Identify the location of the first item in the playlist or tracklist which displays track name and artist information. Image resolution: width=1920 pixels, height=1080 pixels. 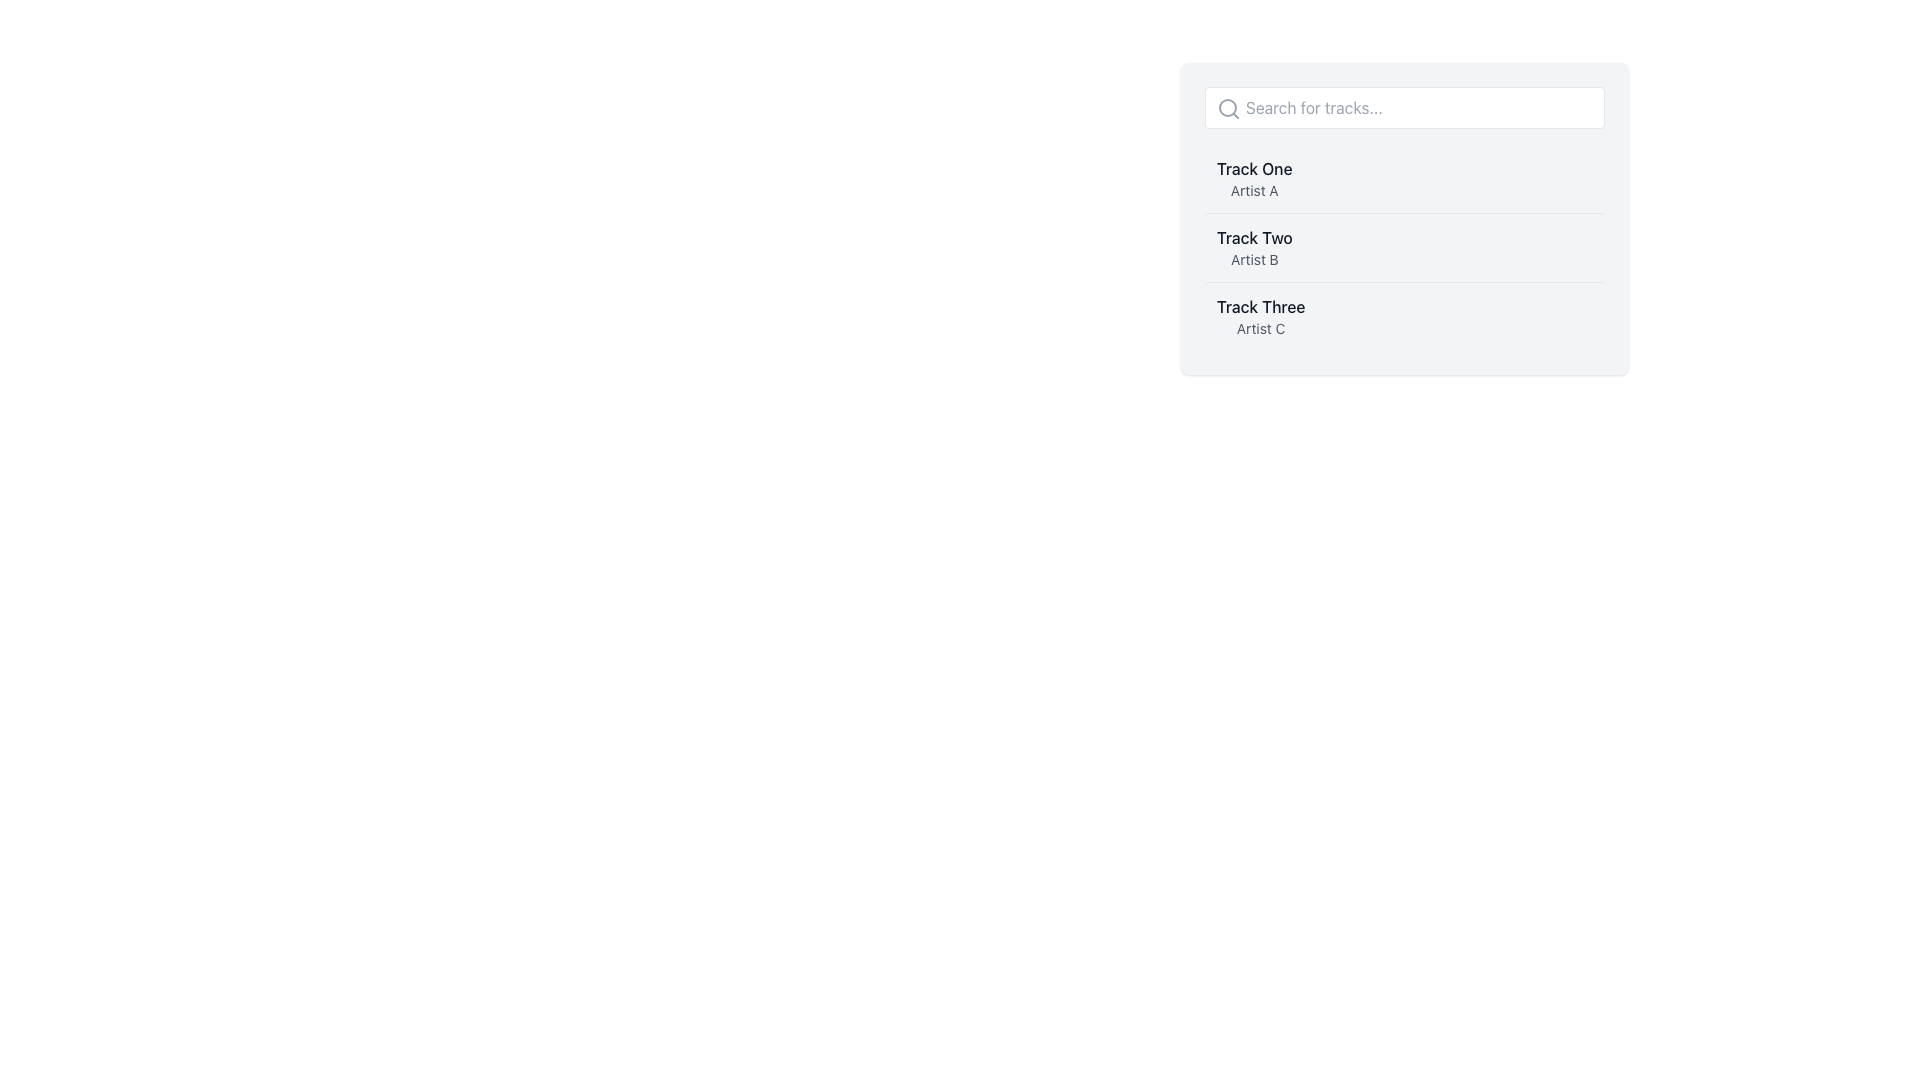
(1404, 177).